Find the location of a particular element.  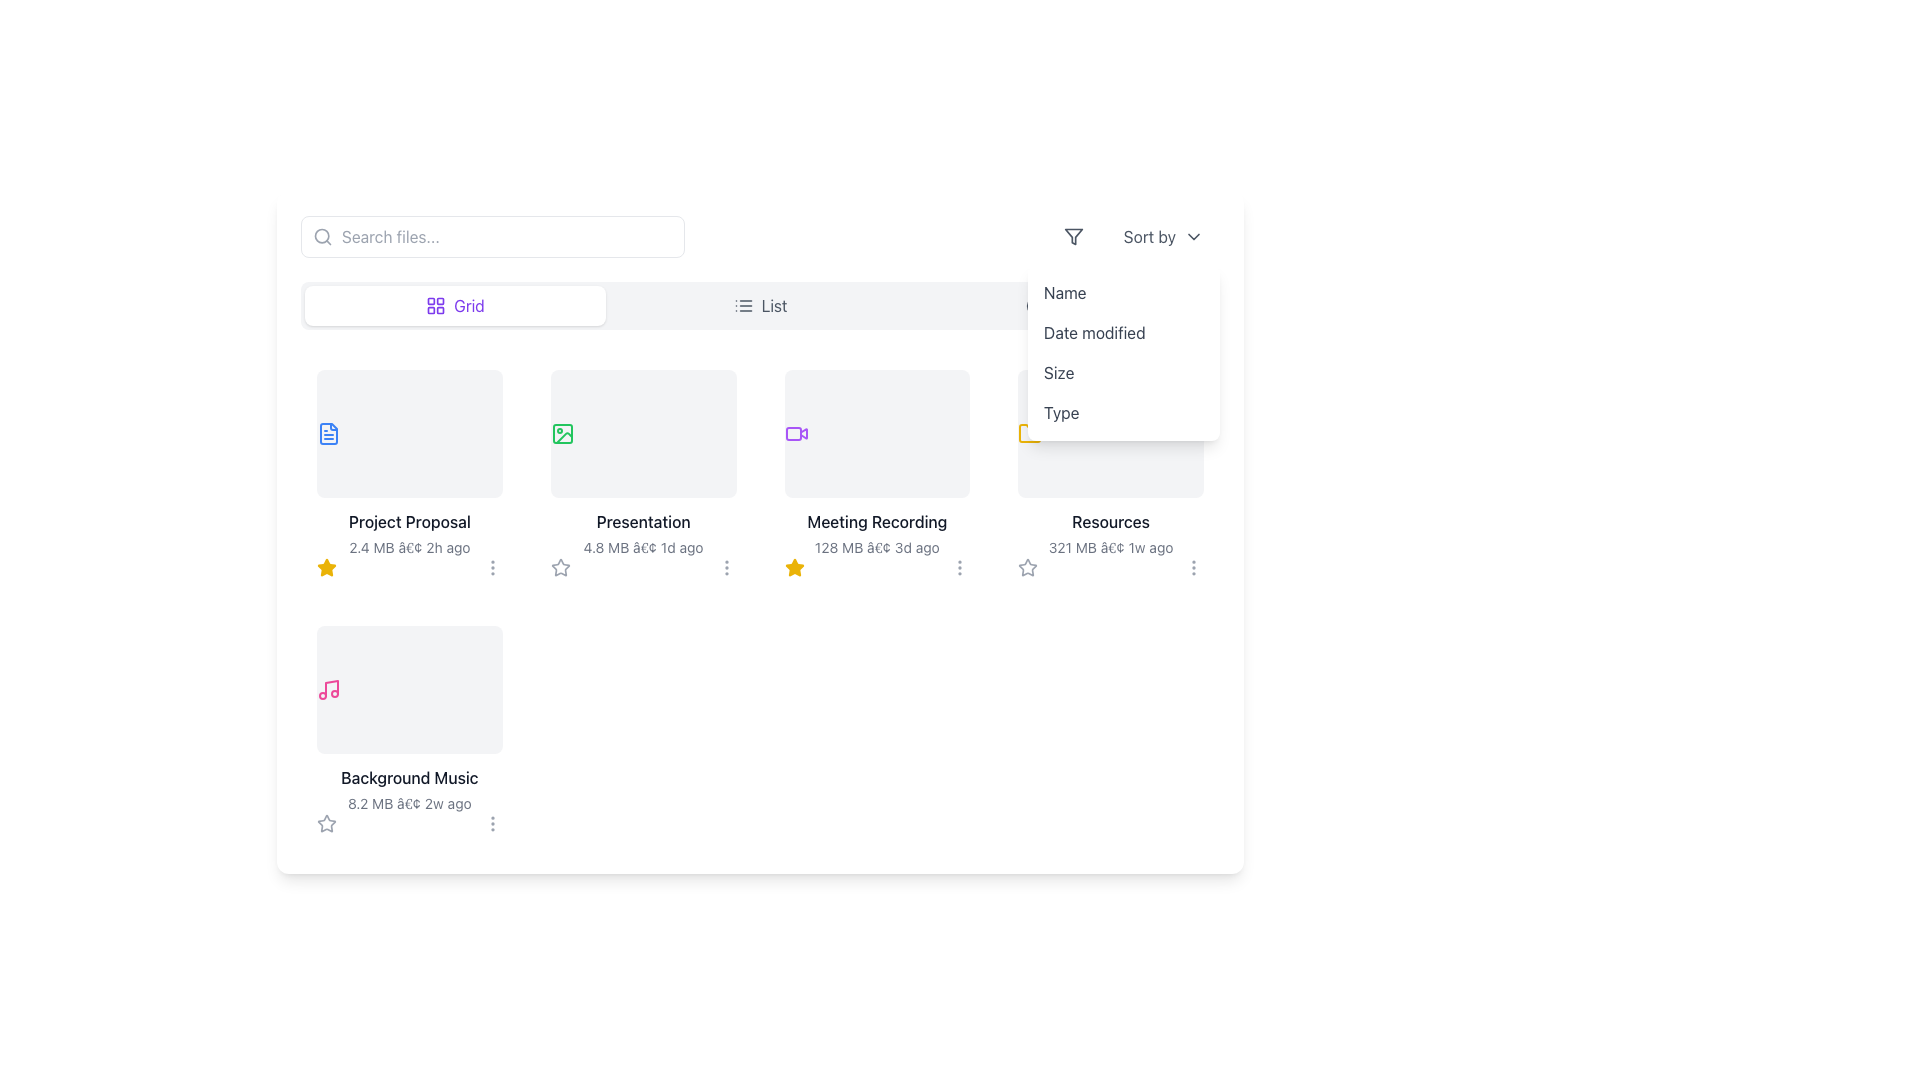

the Navigation menu is located at coordinates (759, 305).